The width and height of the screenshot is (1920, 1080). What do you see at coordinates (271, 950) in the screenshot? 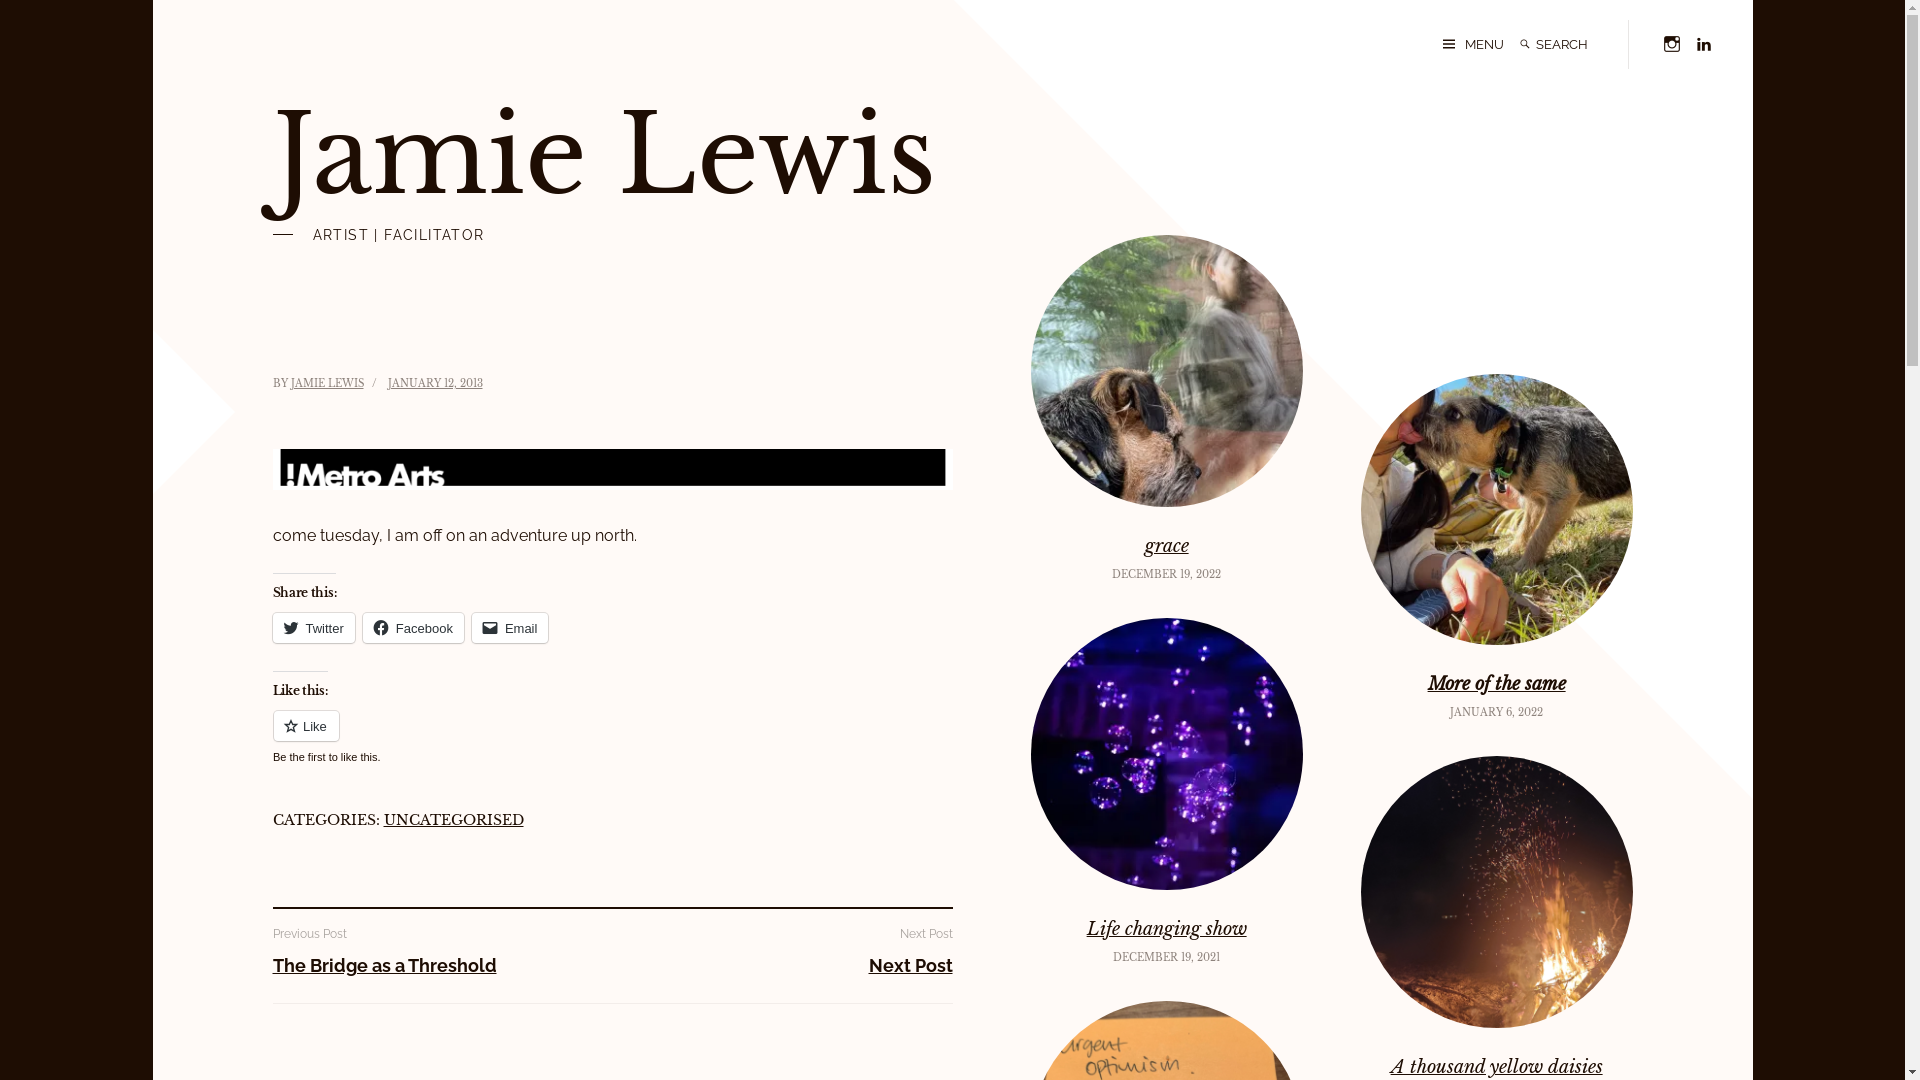
I see `'Previous Post` at bounding box center [271, 950].